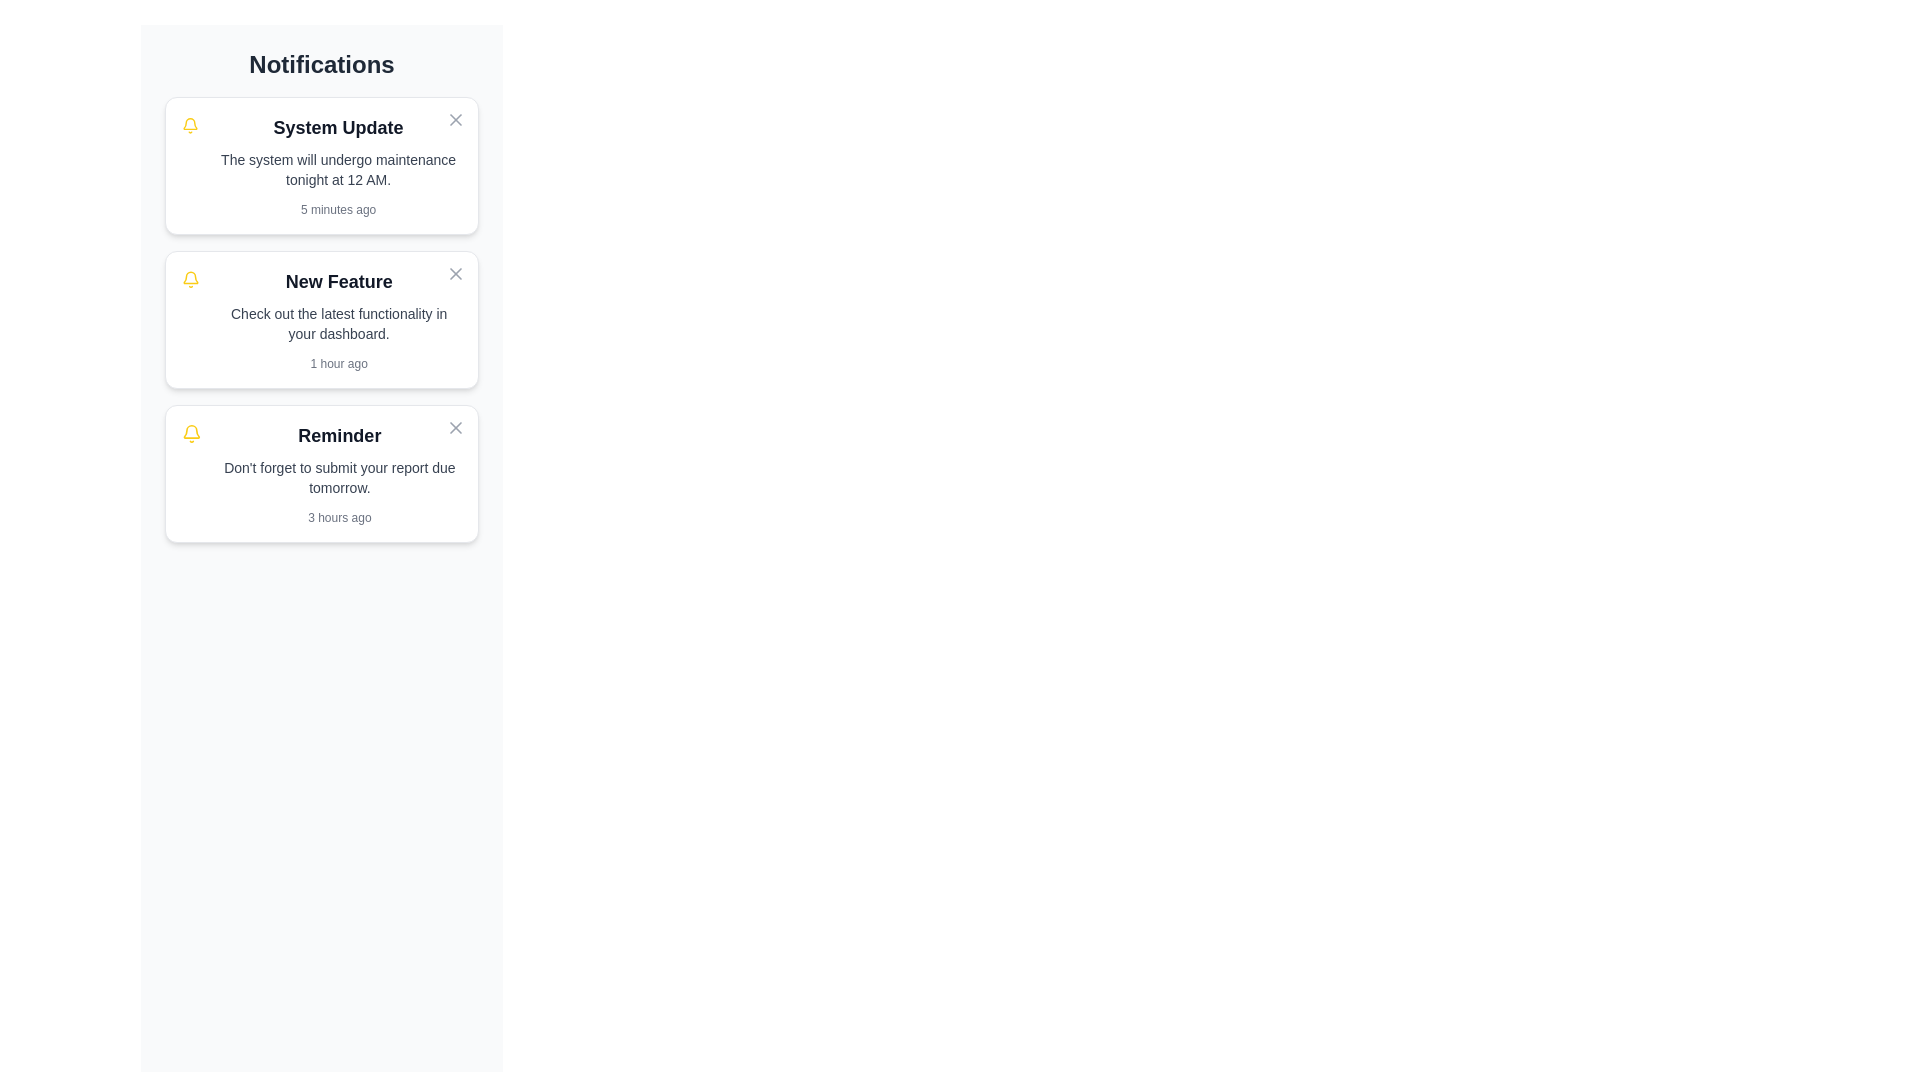 The width and height of the screenshot is (1920, 1080). I want to click on the text segment reading 'The system will undergo maintenance tonight at 12 AM.', which is styled with a smaller font size and subtle gray color, located between the heading 'System Update' and the timestamp '5 minutes ago', so click(338, 168).